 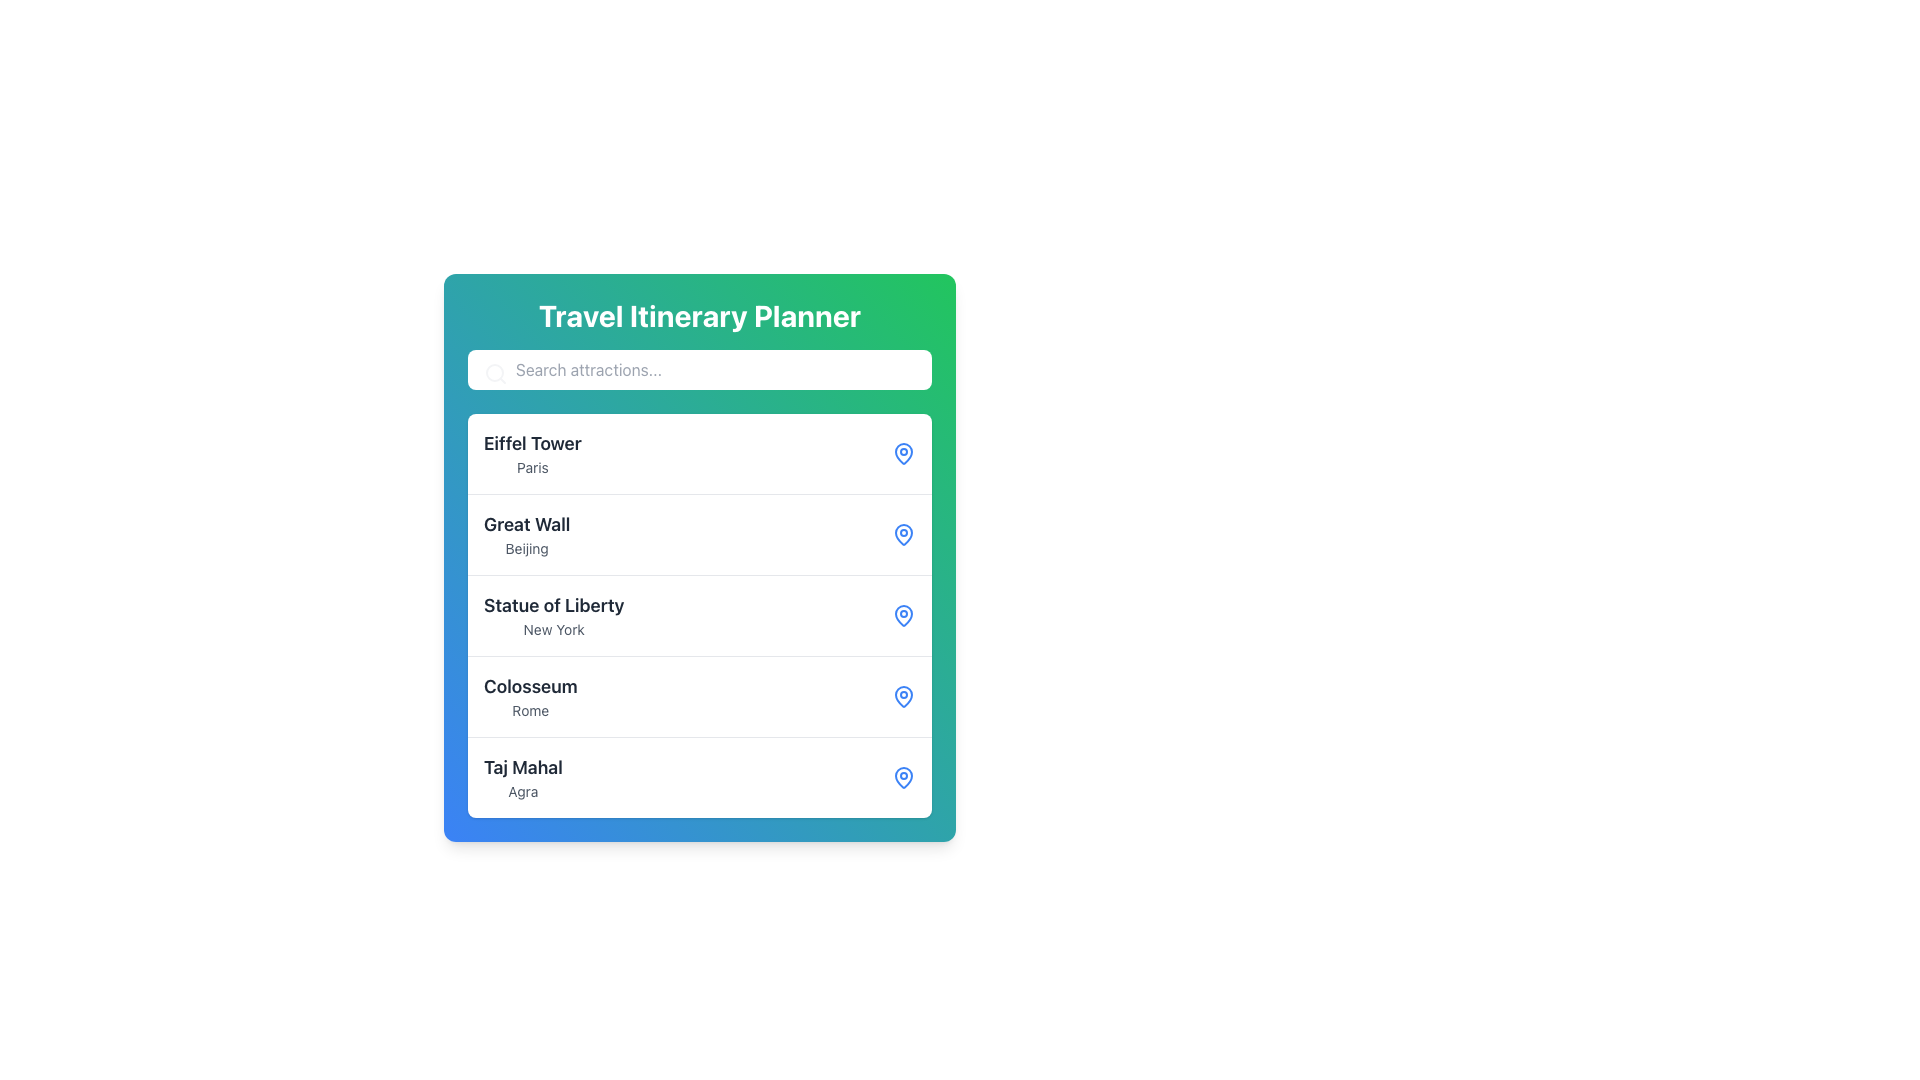 What do you see at coordinates (902, 615) in the screenshot?
I see `the third map pin icon with a blue outline next to the 'Statue of Liberty' and 'New York' text` at bounding box center [902, 615].